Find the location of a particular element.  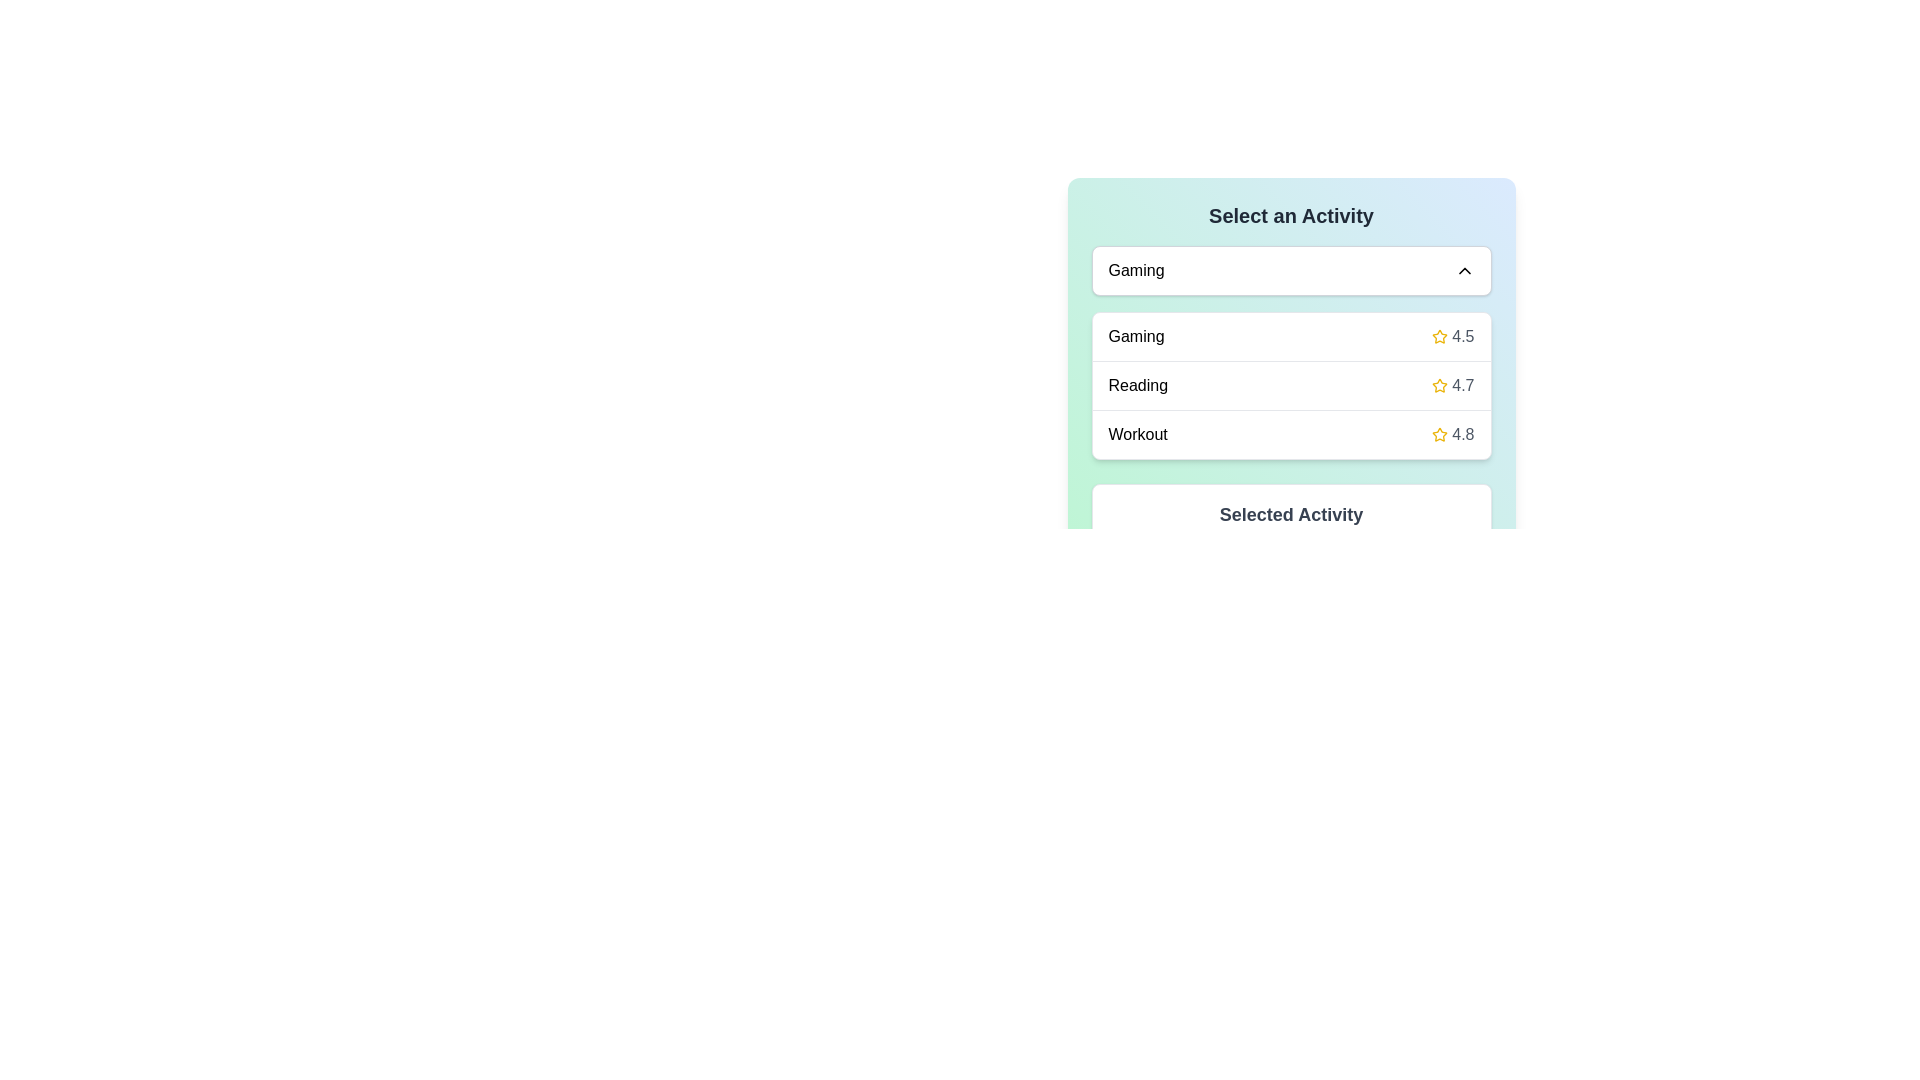

the static text label indicating the activity option 'Reading' in the dropdown menu titled 'Select an Activity' is located at coordinates (1138, 385).